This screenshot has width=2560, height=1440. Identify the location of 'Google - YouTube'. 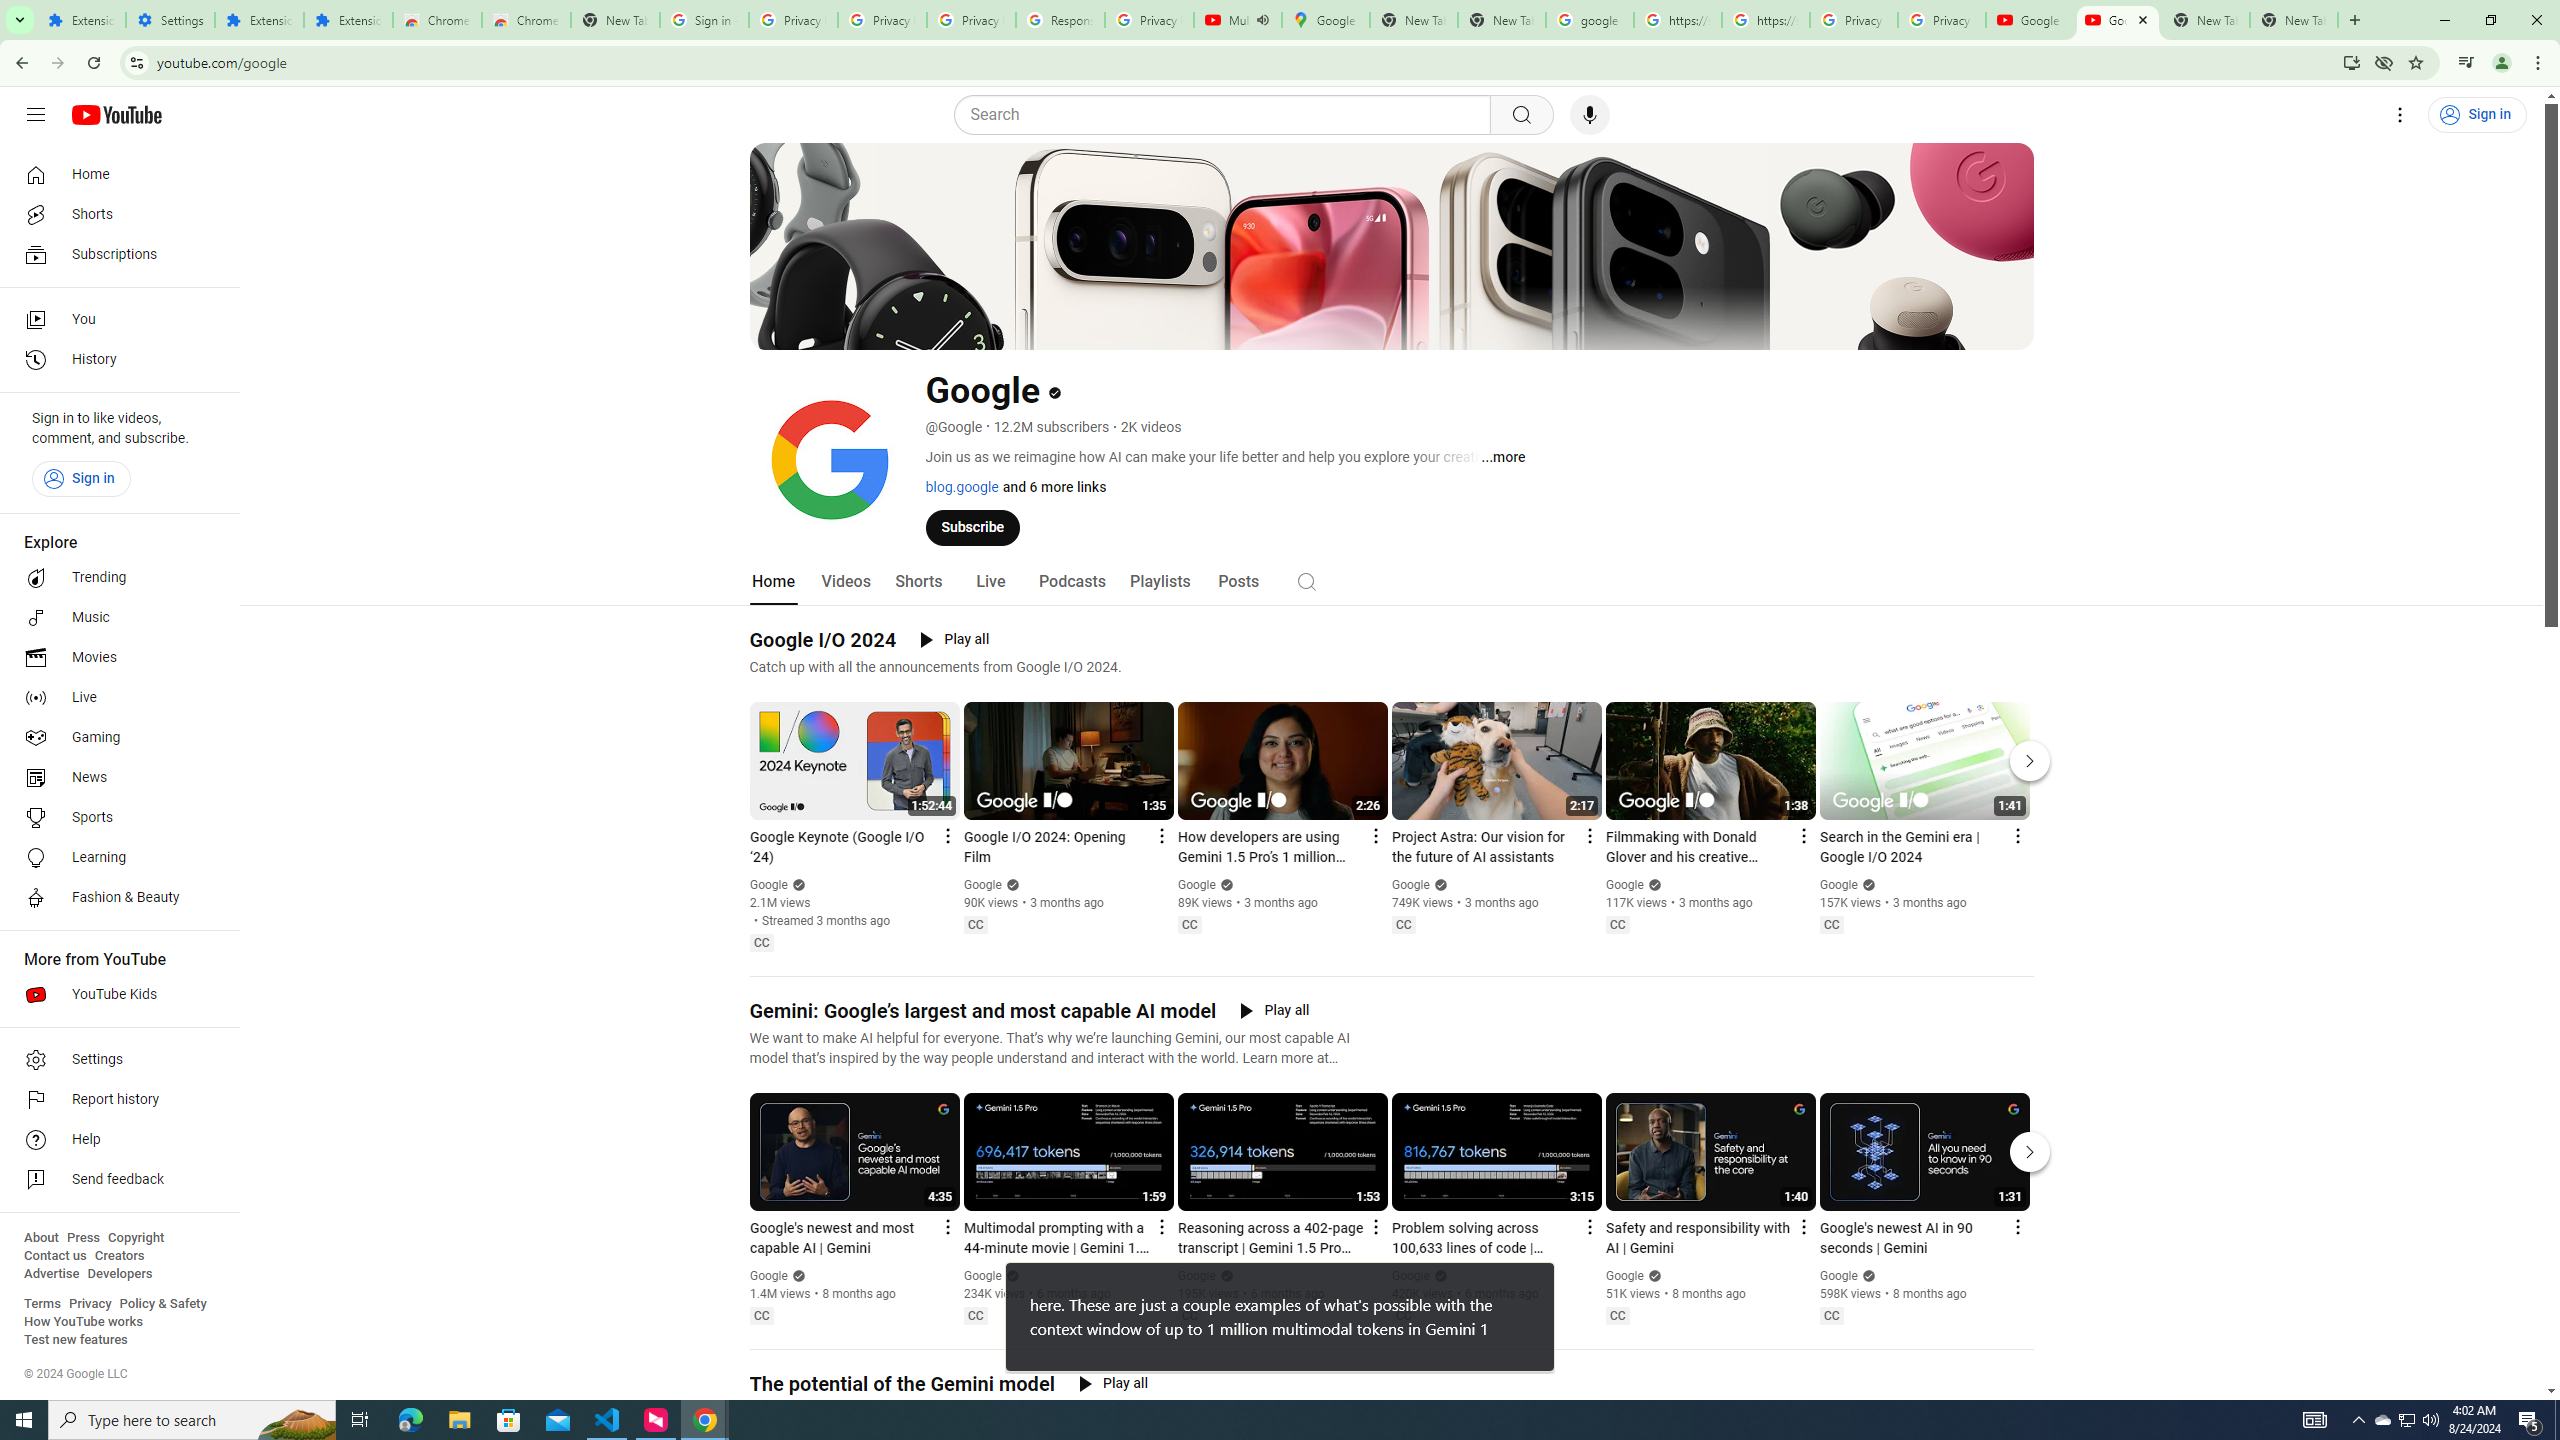
(2030, 19).